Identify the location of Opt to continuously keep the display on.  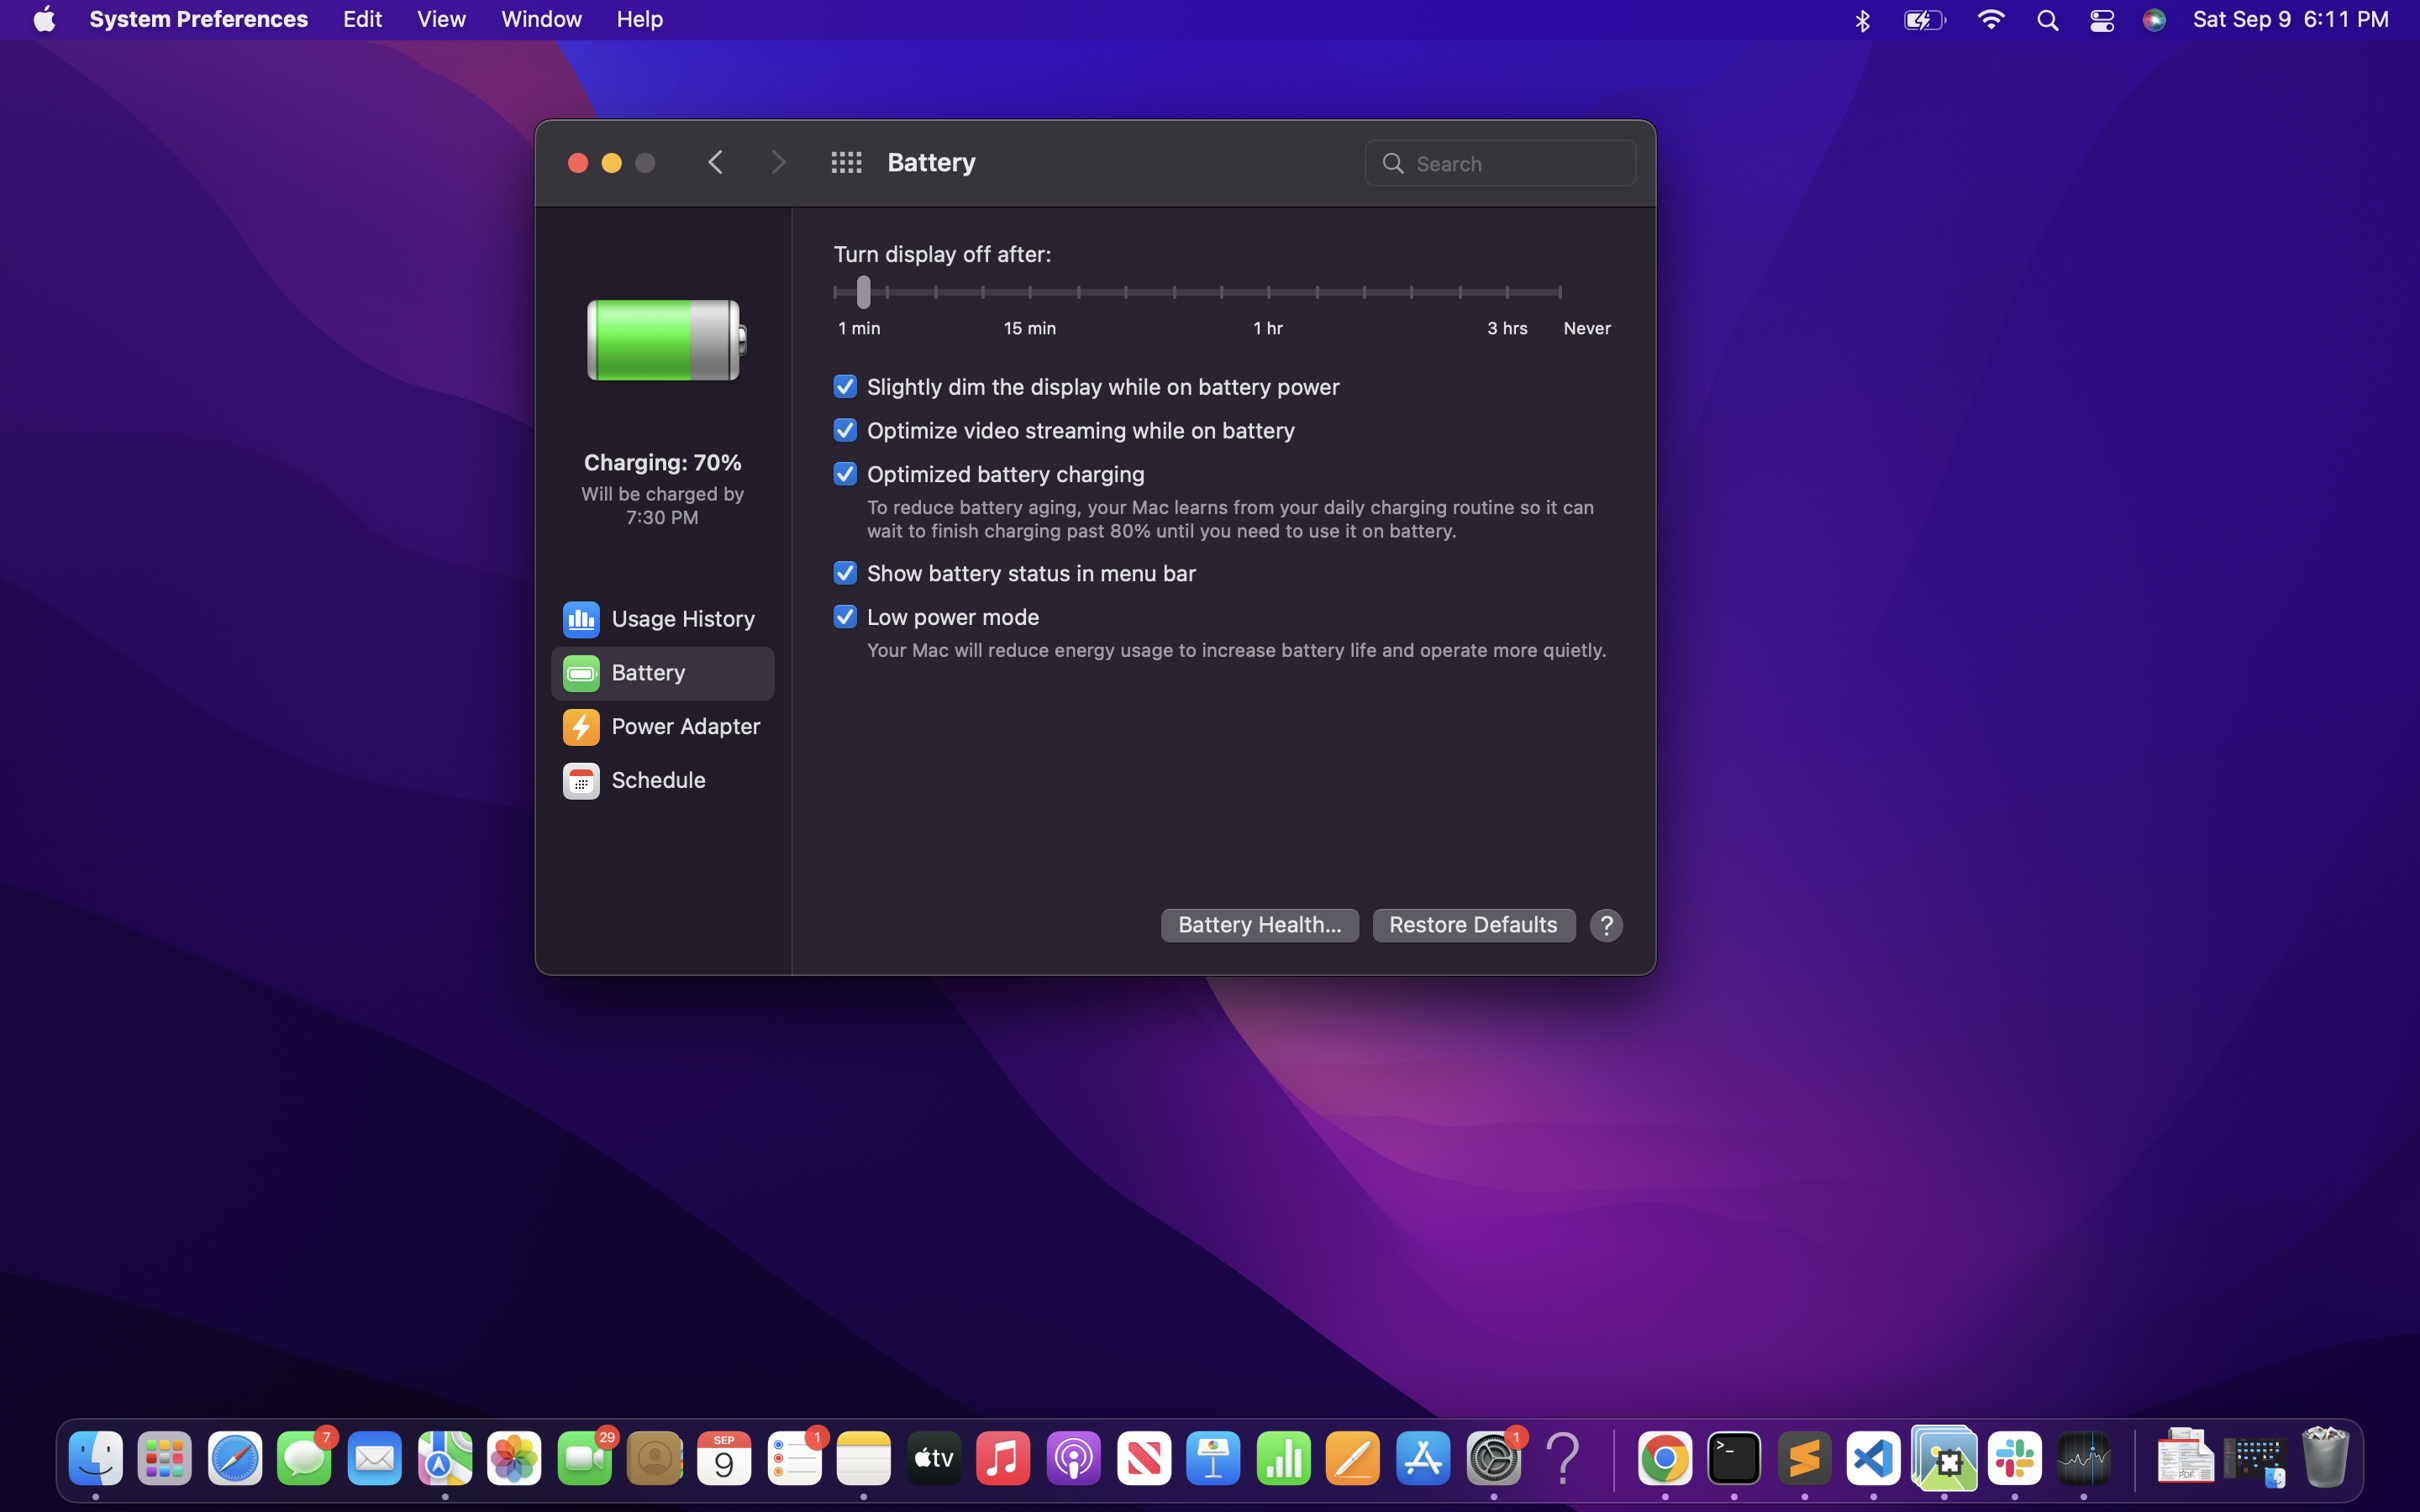
(1560, 287).